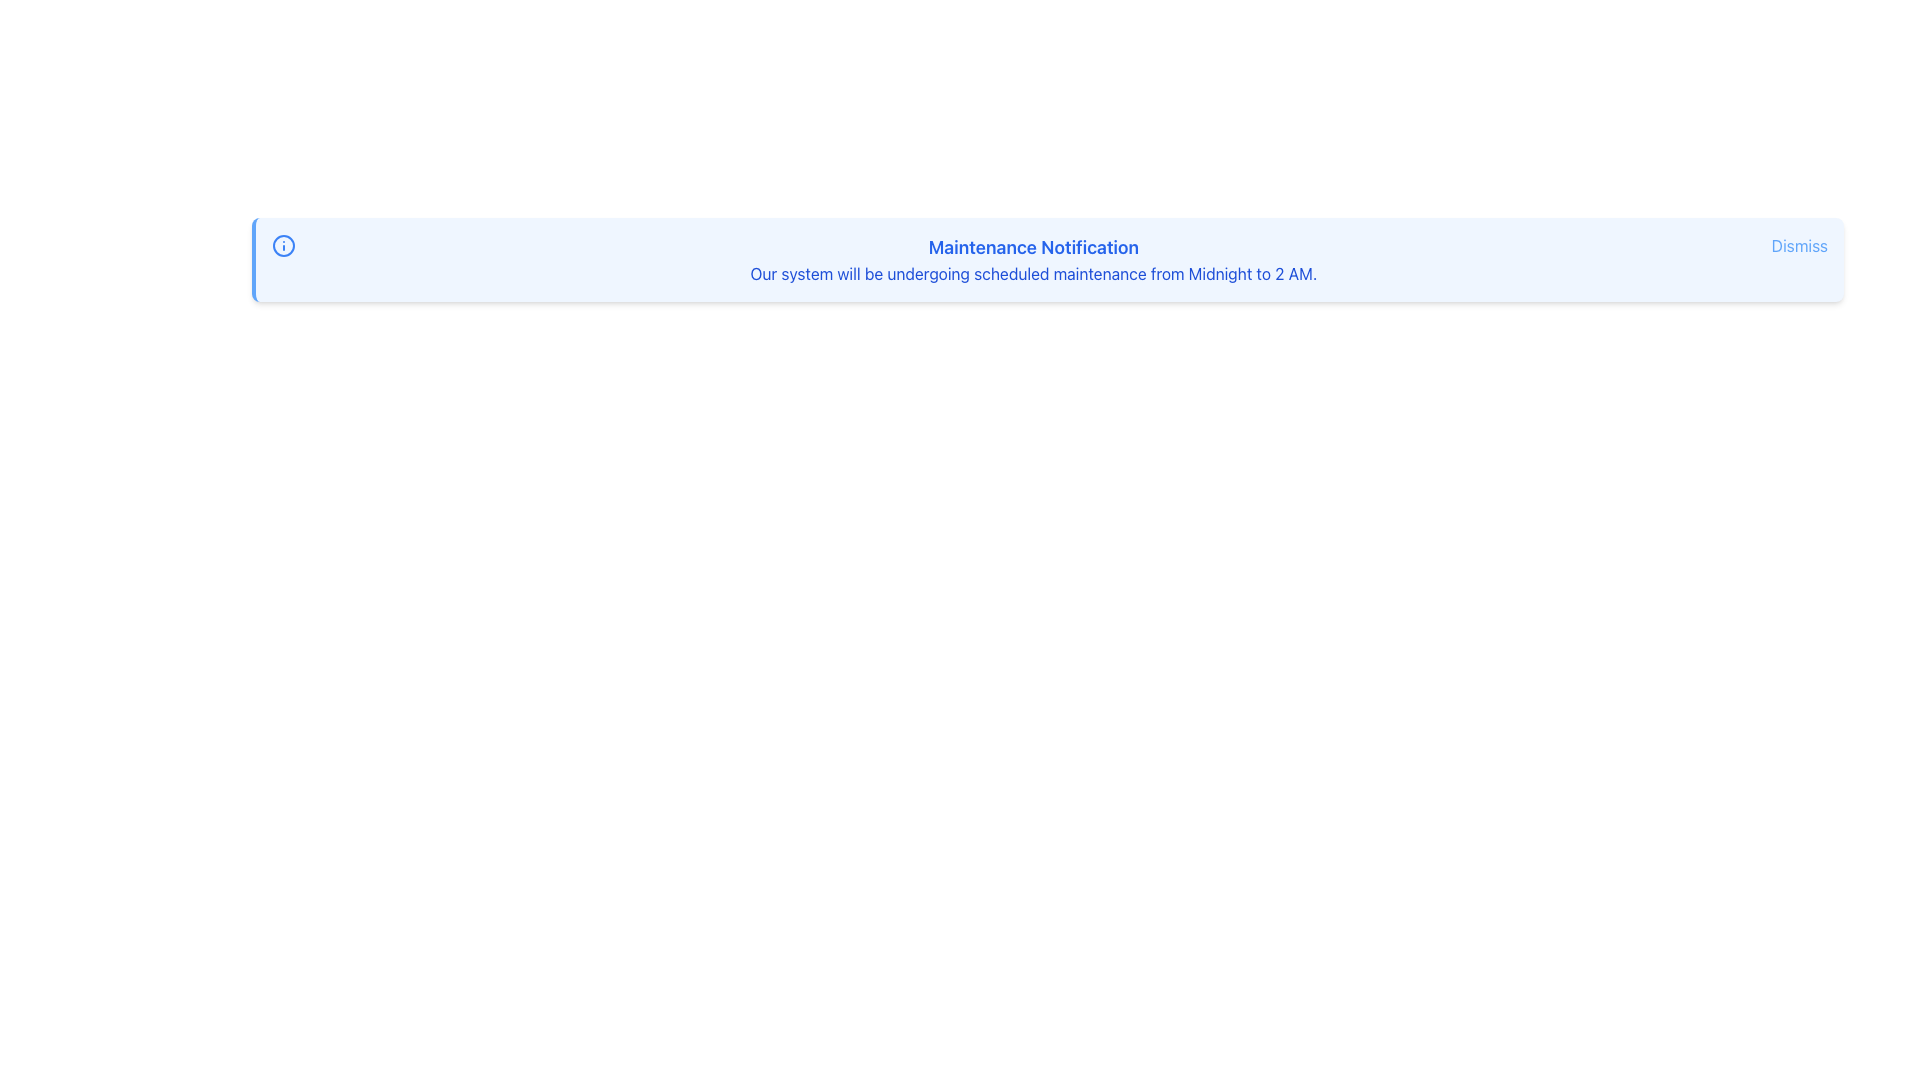  Describe the element at coordinates (282, 245) in the screenshot. I see `the circular blue outlined information icon located at the left edge of the notification banner with the title 'Maintenance Notification'` at that location.